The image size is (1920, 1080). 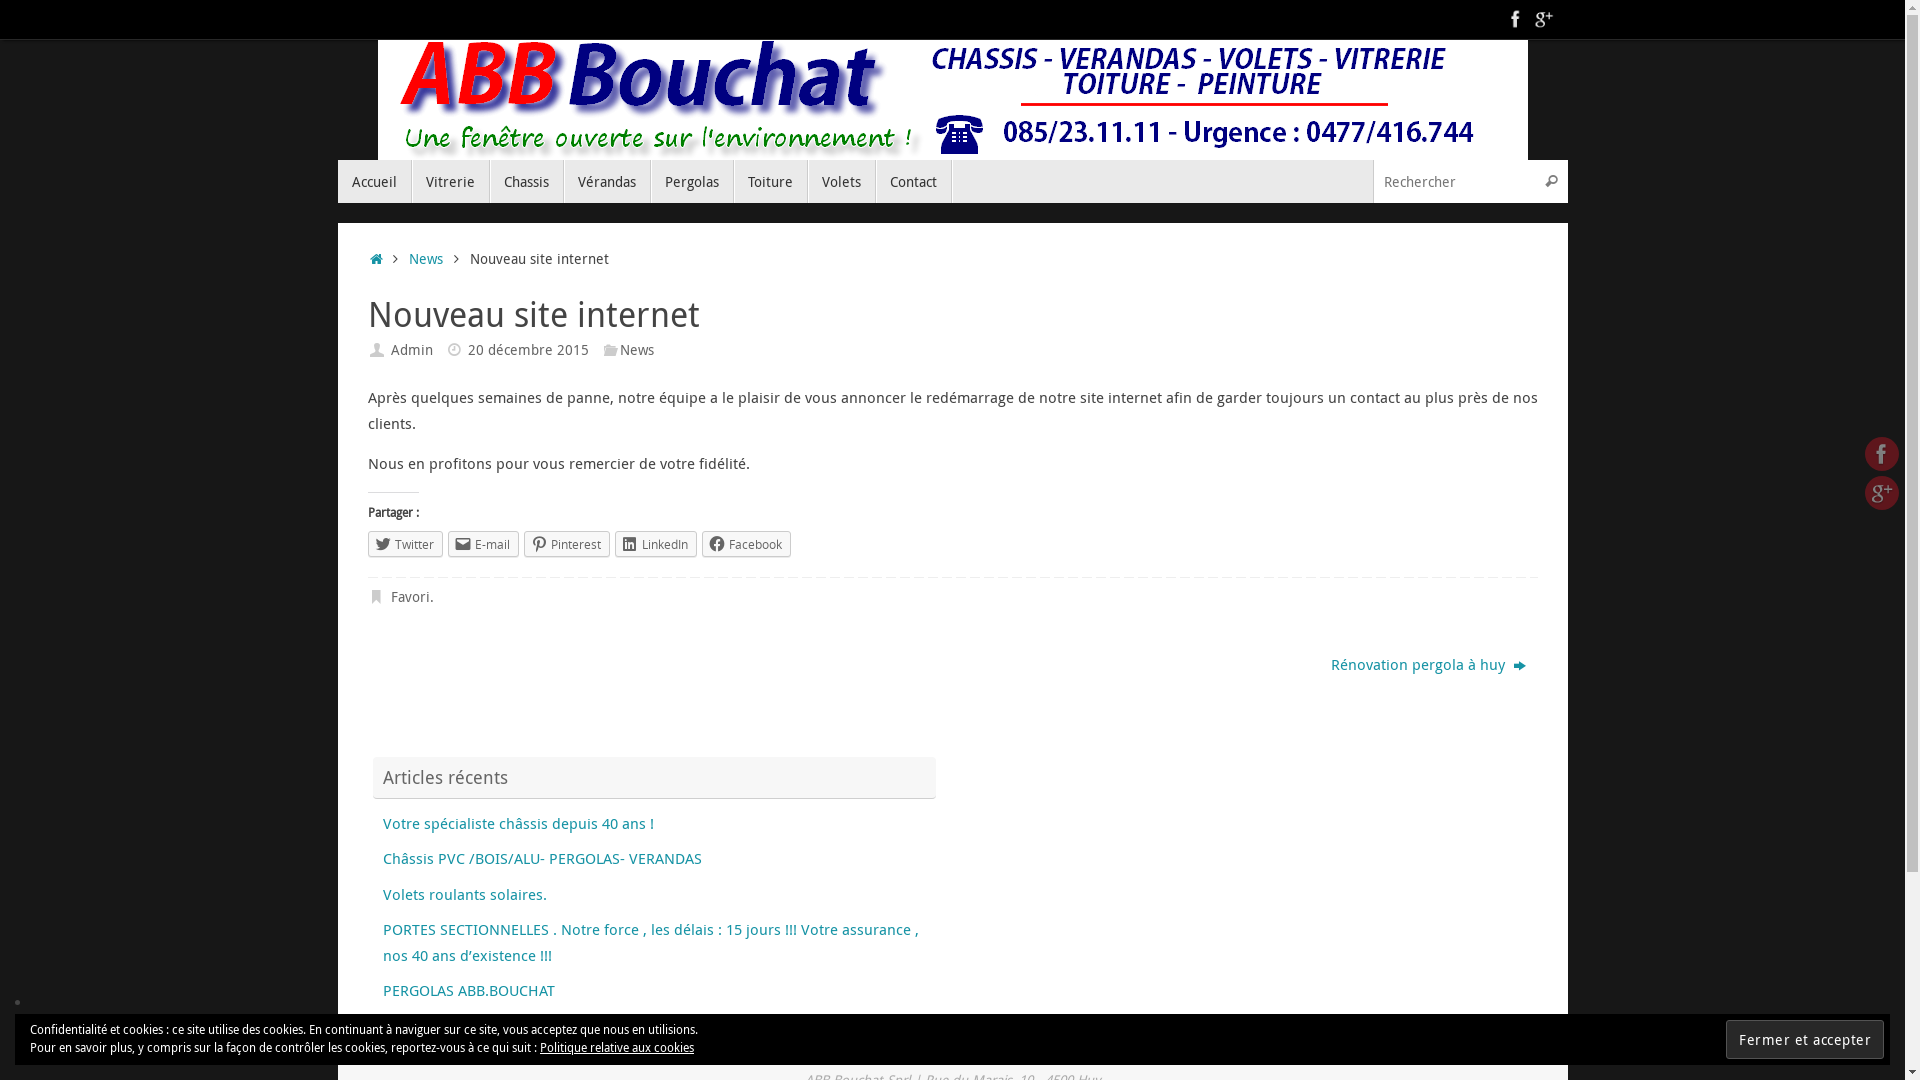 I want to click on ' Ajouter le permalien aux favoris', so click(x=377, y=596).